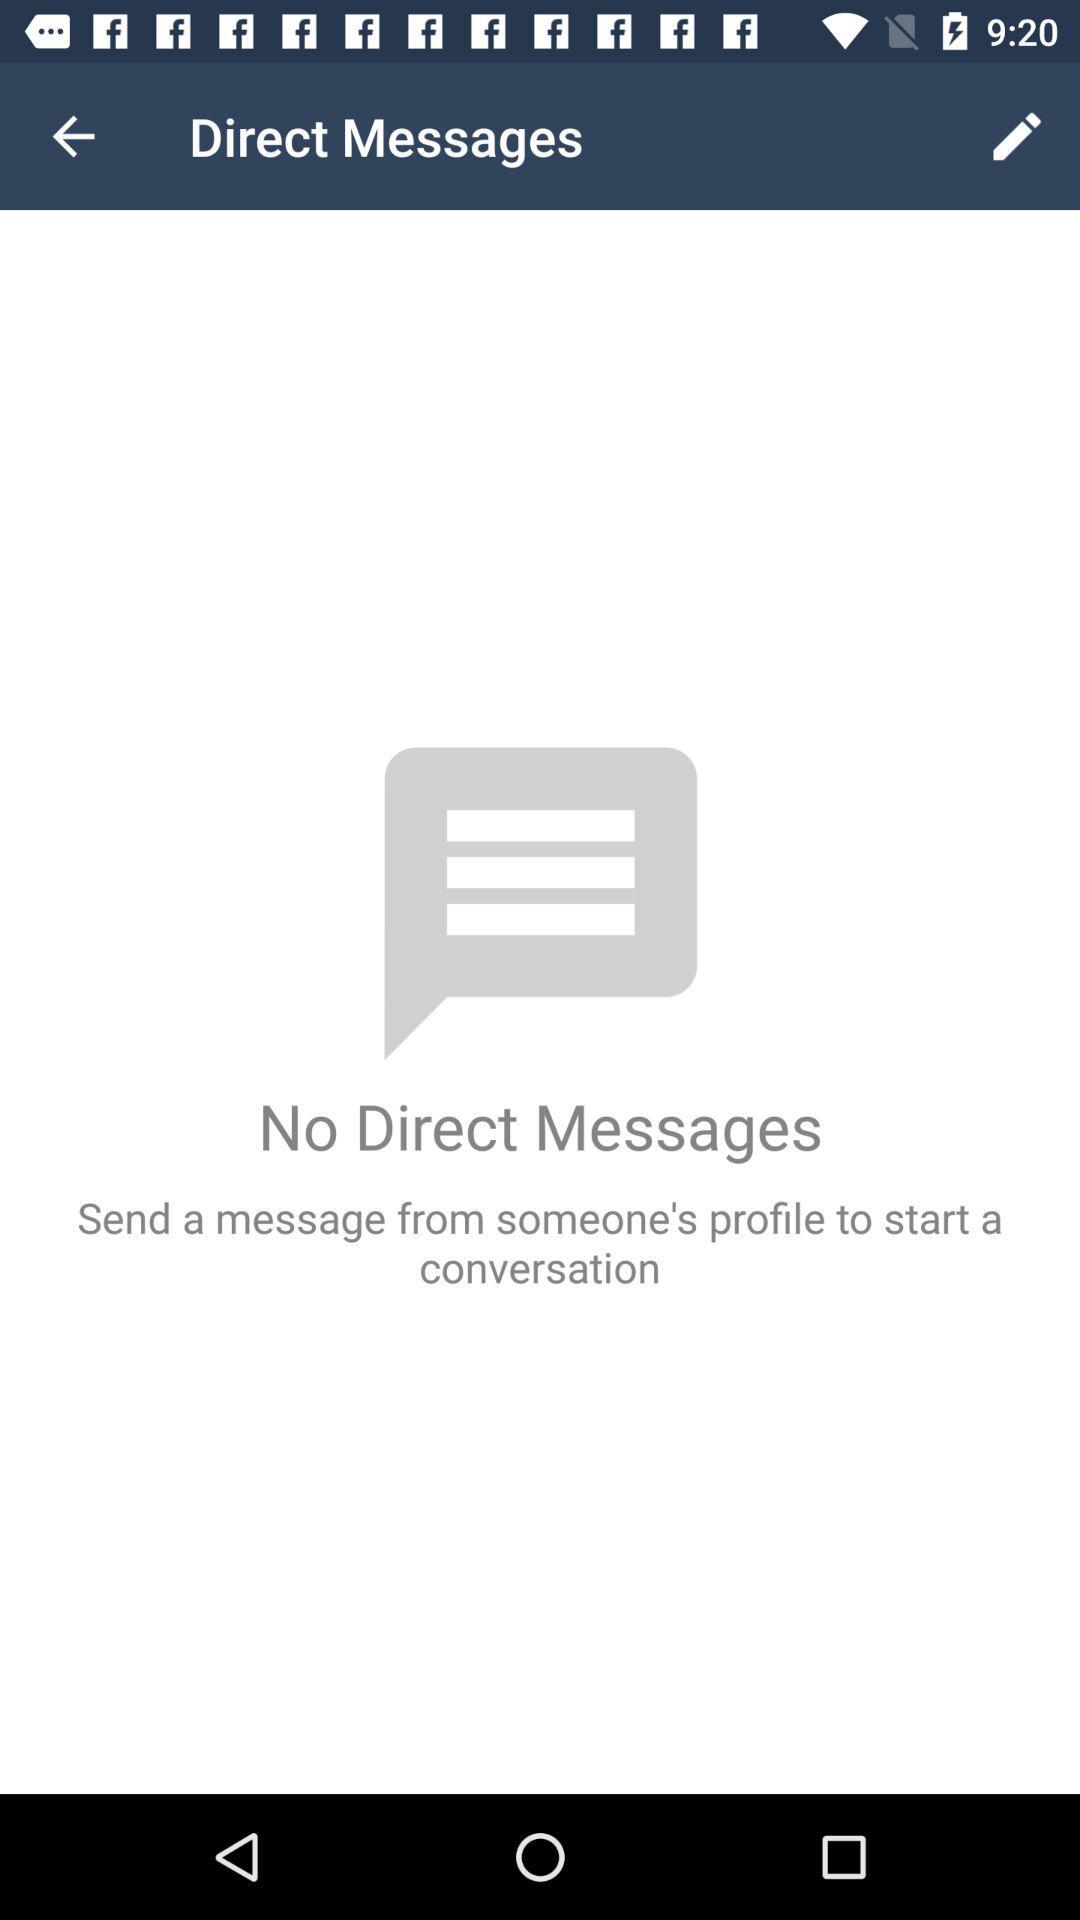 The height and width of the screenshot is (1920, 1080). What do you see at coordinates (72, 135) in the screenshot?
I see `icon at the top left corner` at bounding box center [72, 135].